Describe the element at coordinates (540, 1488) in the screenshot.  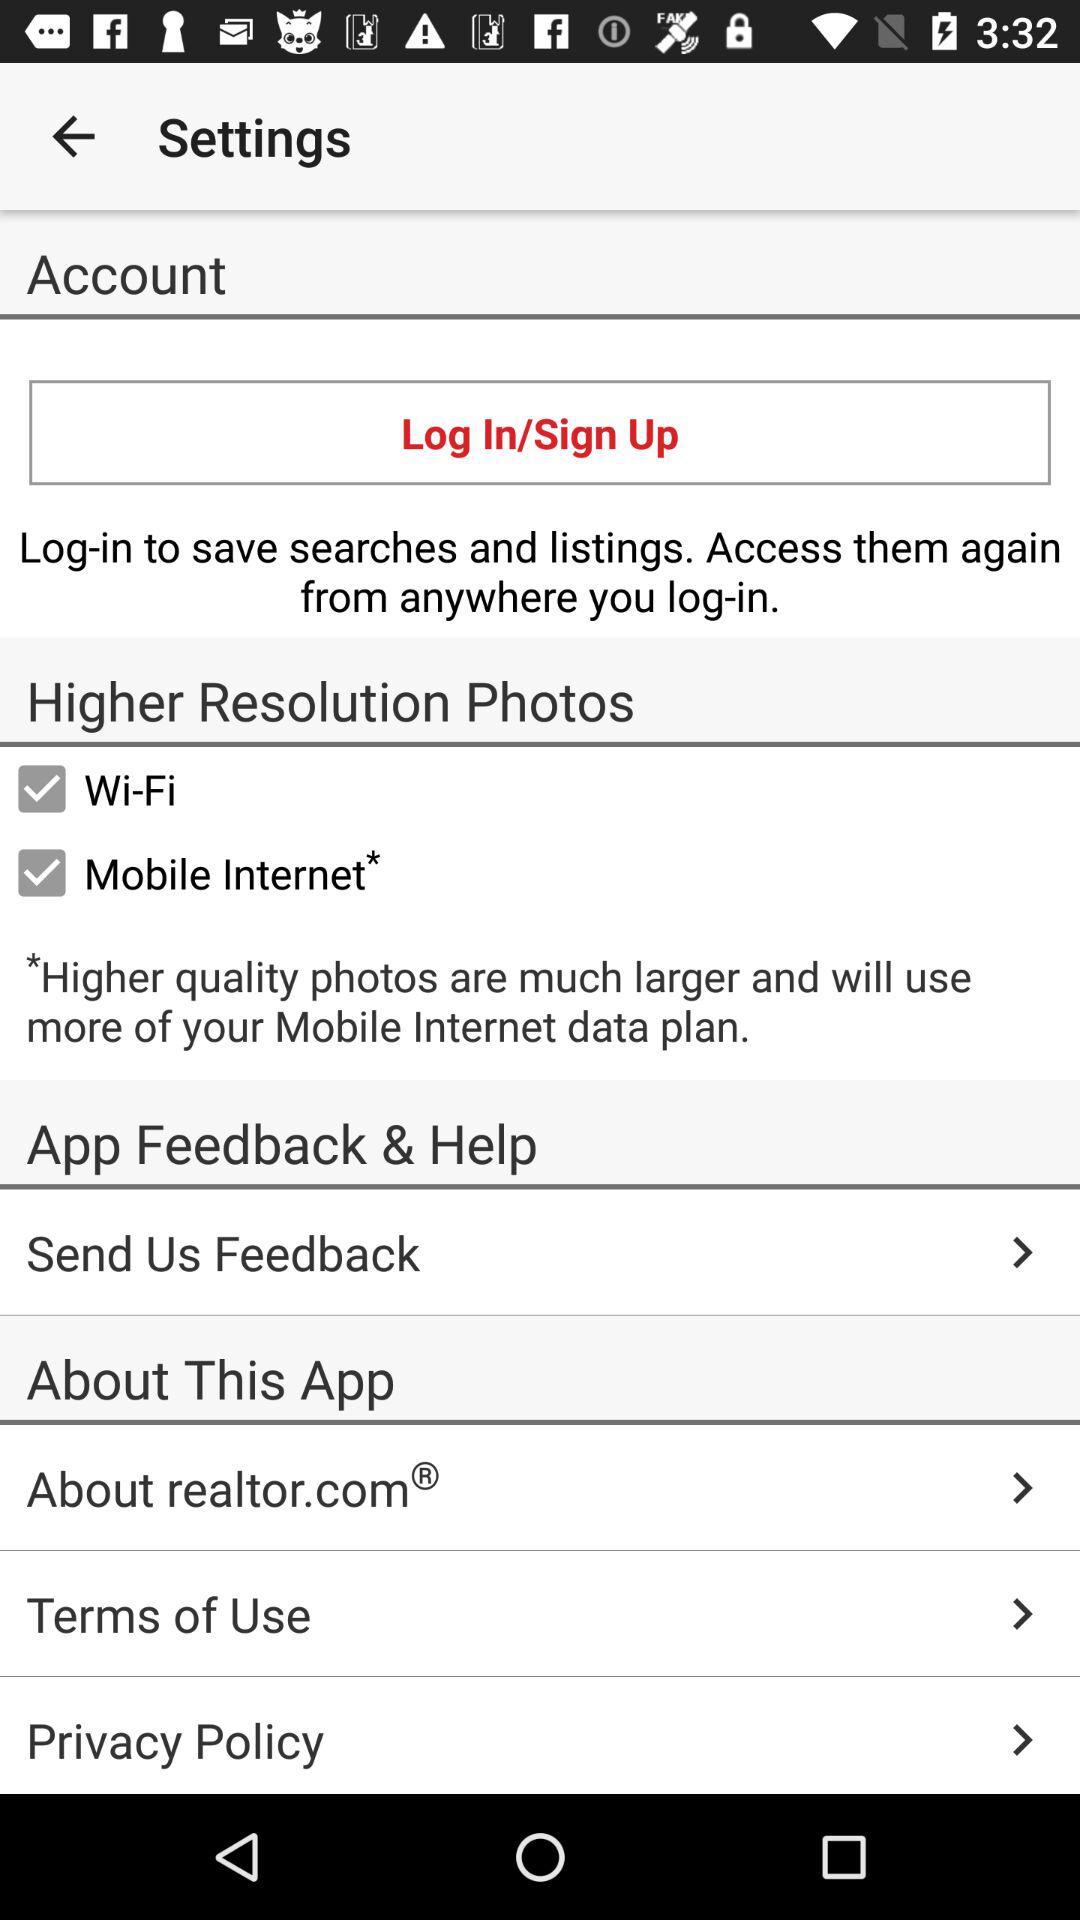
I see `item below about this app icon` at that location.